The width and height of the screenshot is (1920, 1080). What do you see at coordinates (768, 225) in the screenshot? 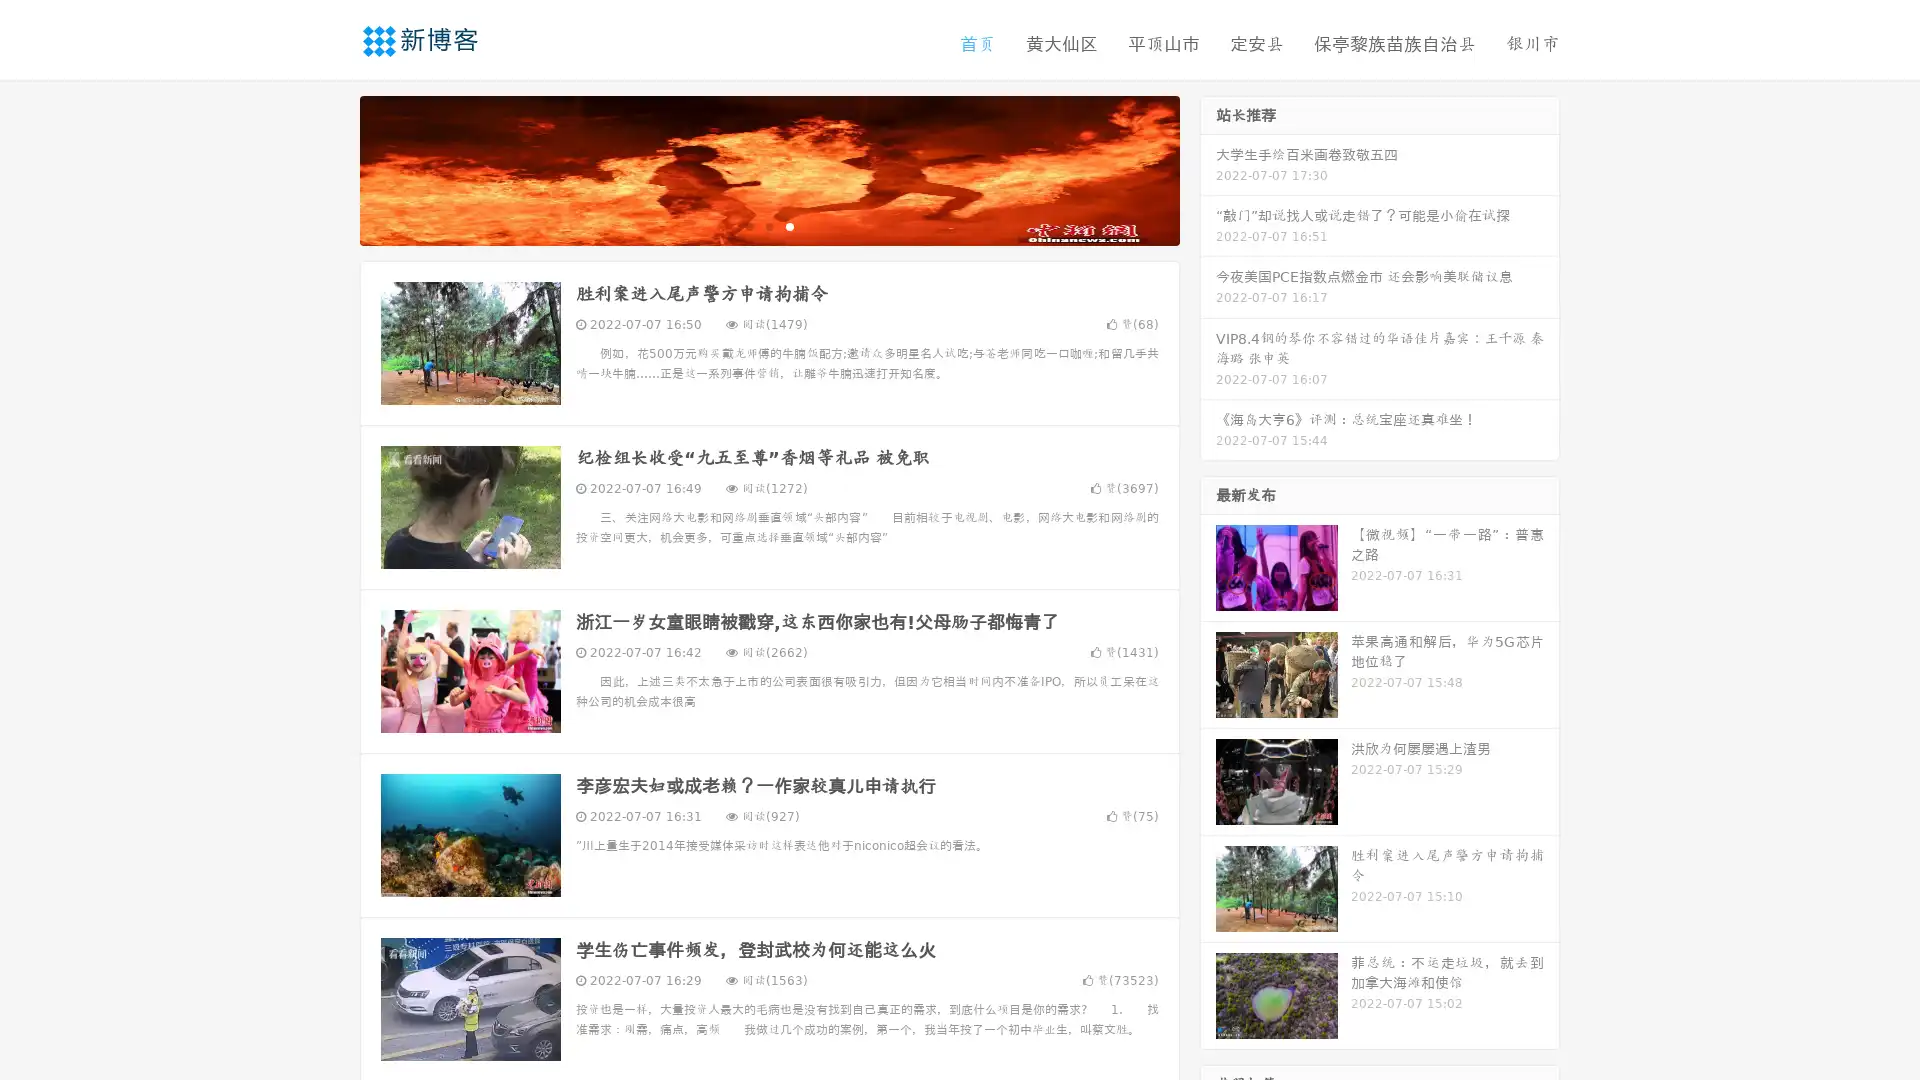
I see `Go to slide 2` at bounding box center [768, 225].